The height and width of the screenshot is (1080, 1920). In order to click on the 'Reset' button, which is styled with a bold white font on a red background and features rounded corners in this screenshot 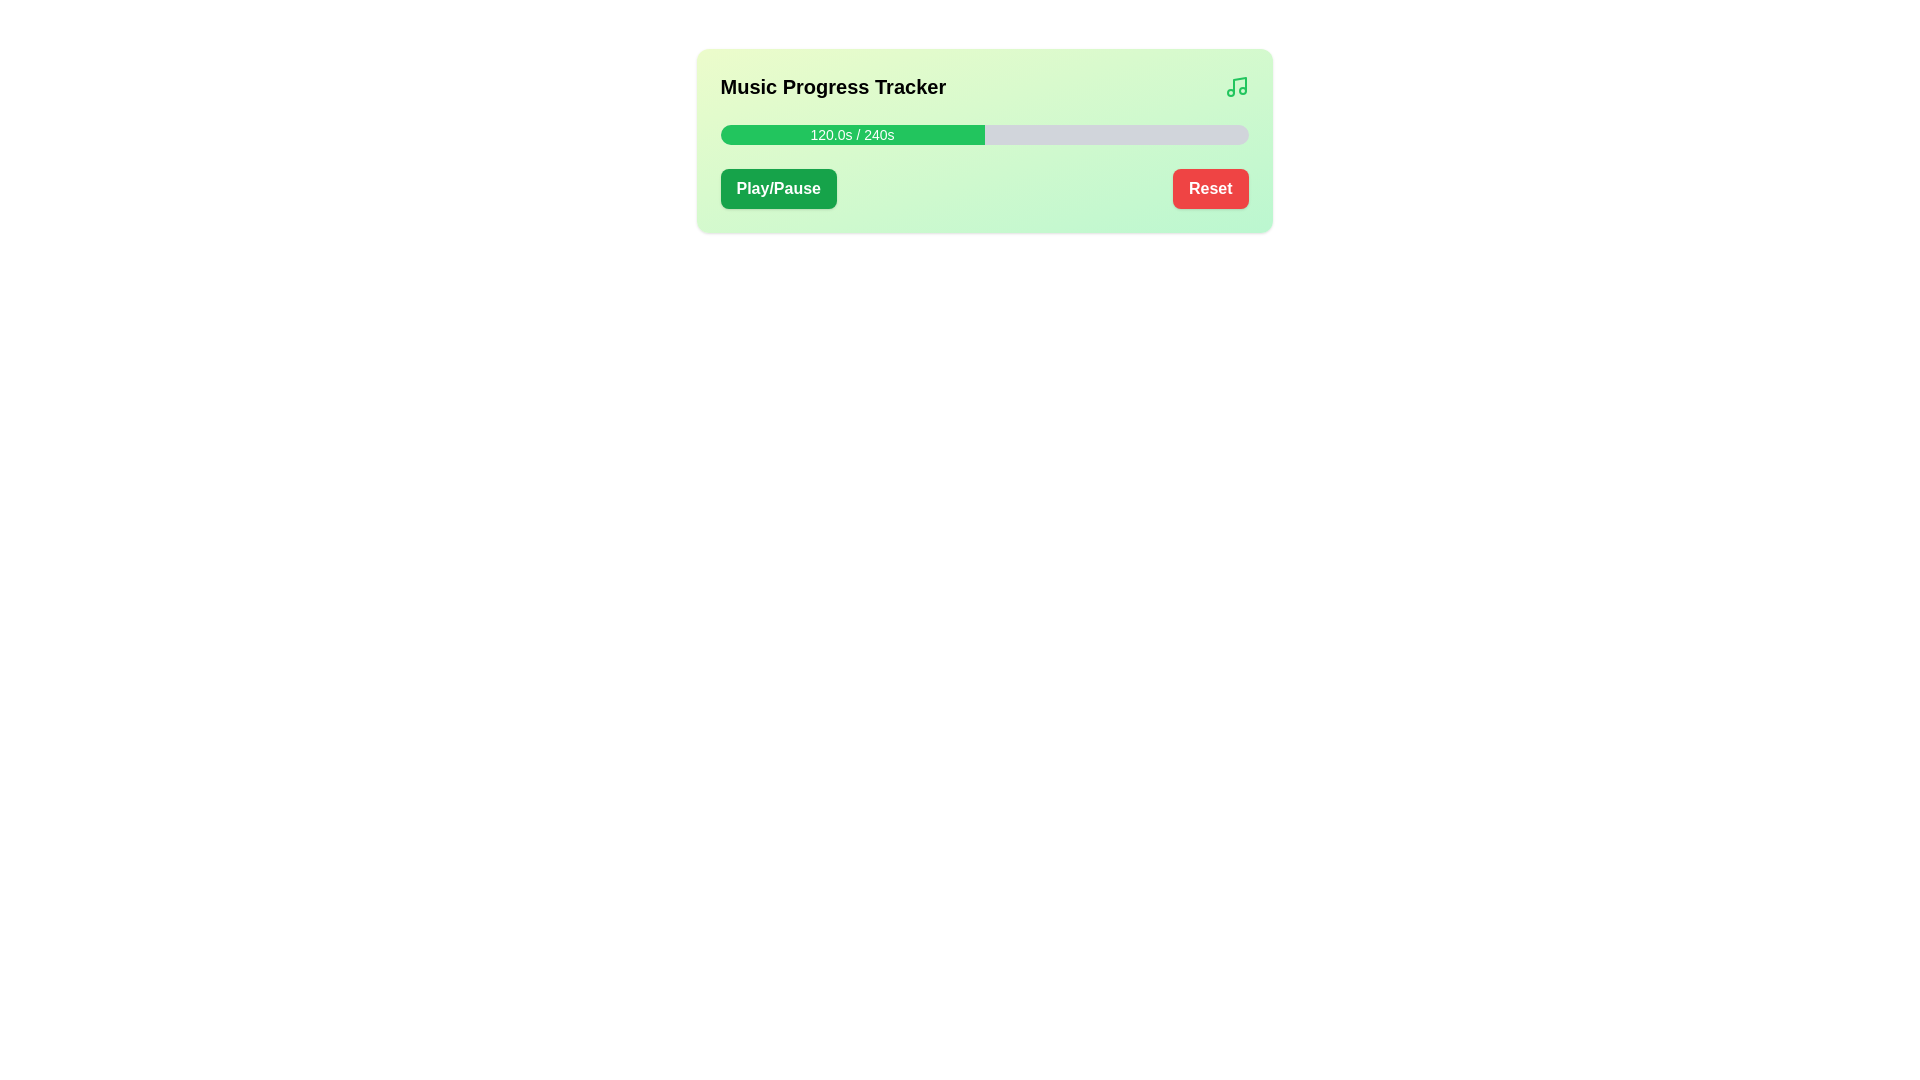, I will do `click(1209, 189)`.